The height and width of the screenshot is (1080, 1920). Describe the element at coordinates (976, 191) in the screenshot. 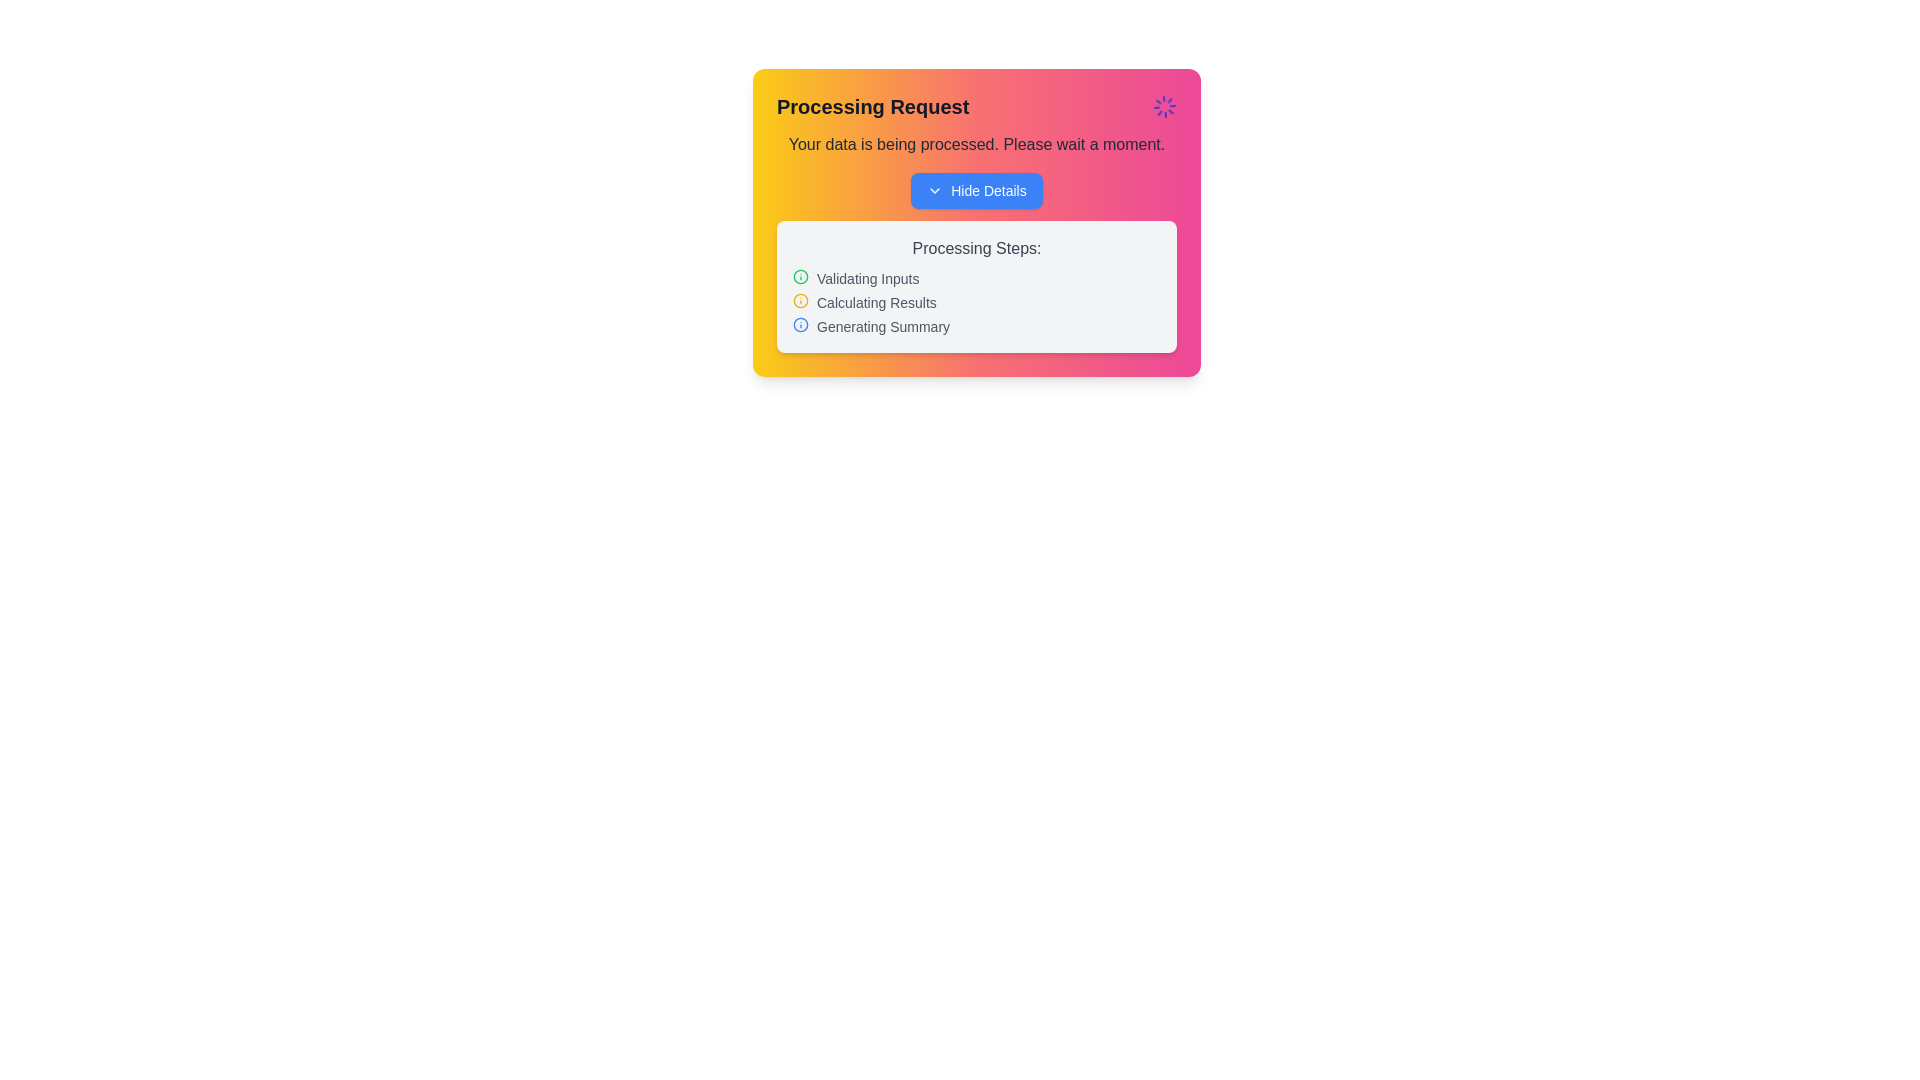

I see `the interactive button located below the 'Processing Request' heading and above the 'Processing Steps' section` at that location.